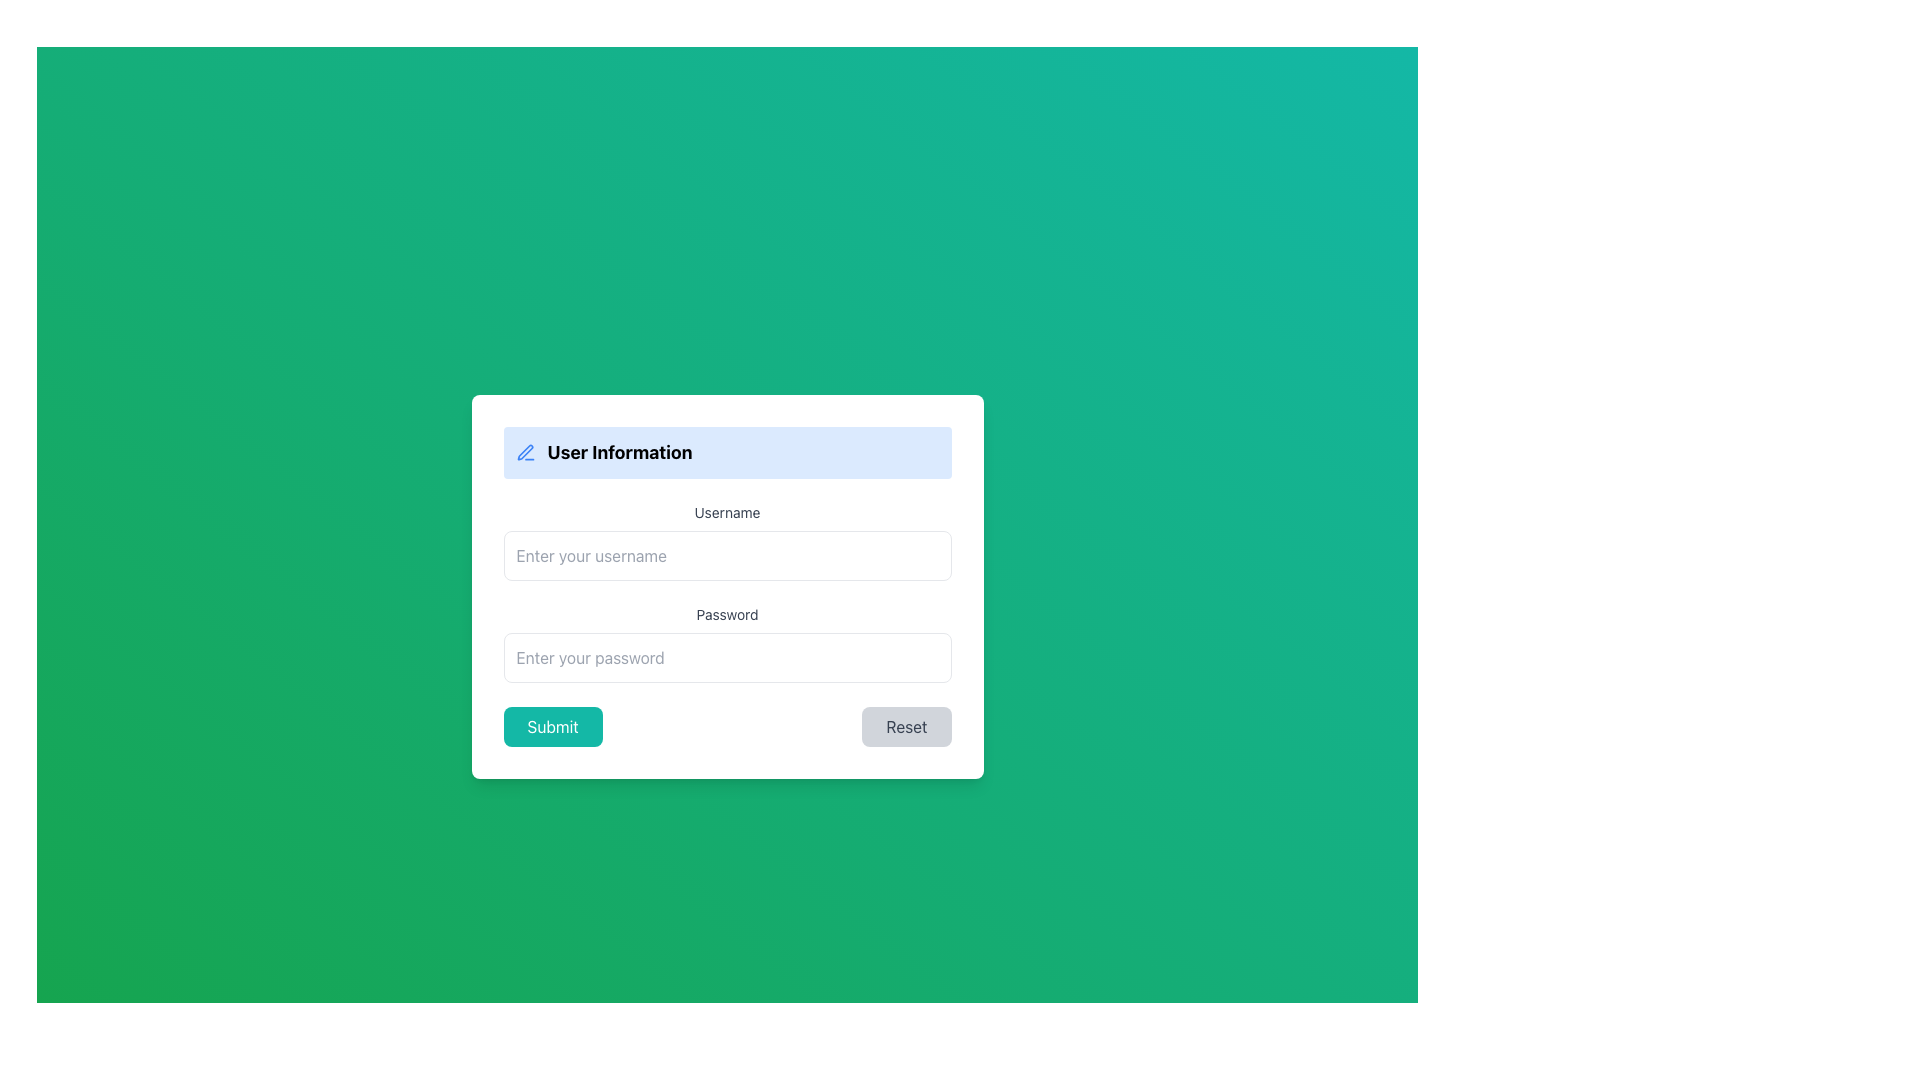 Image resolution: width=1920 pixels, height=1080 pixels. I want to click on the reset button located at the bottom right of the form to clear all inputs and restore the form to its initial state, so click(906, 726).